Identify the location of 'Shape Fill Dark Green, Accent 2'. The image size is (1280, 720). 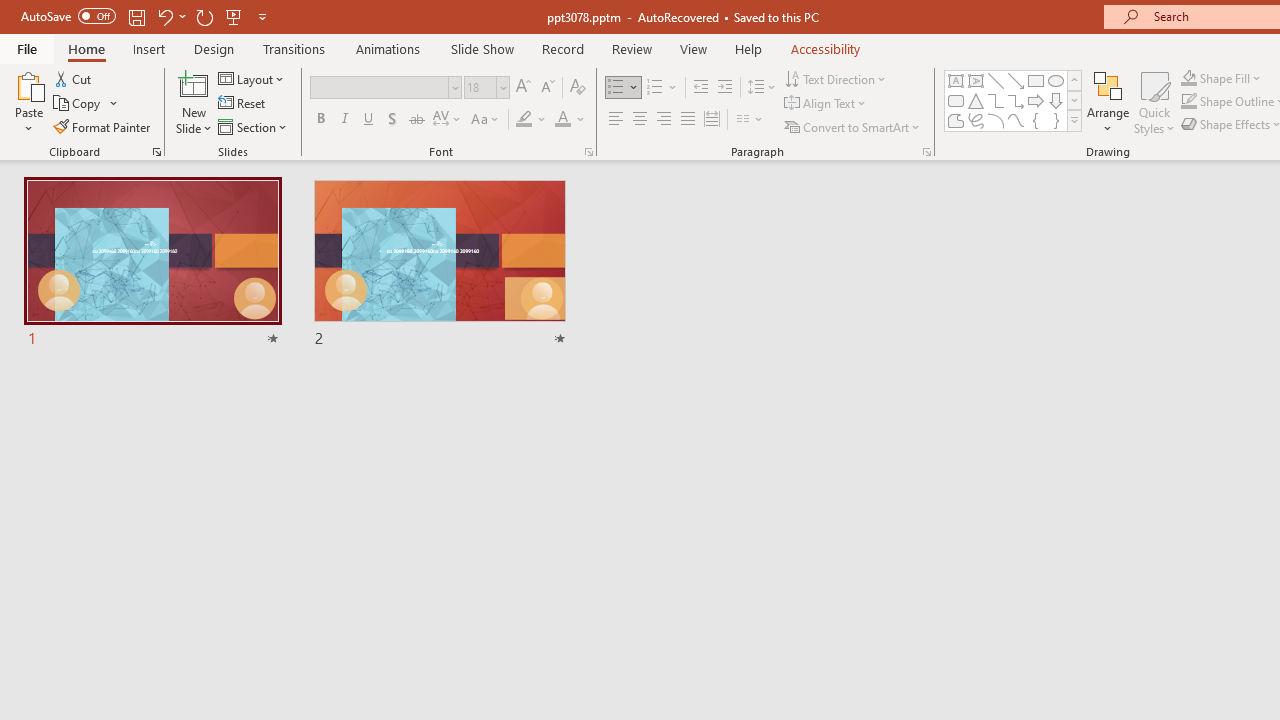
(1189, 77).